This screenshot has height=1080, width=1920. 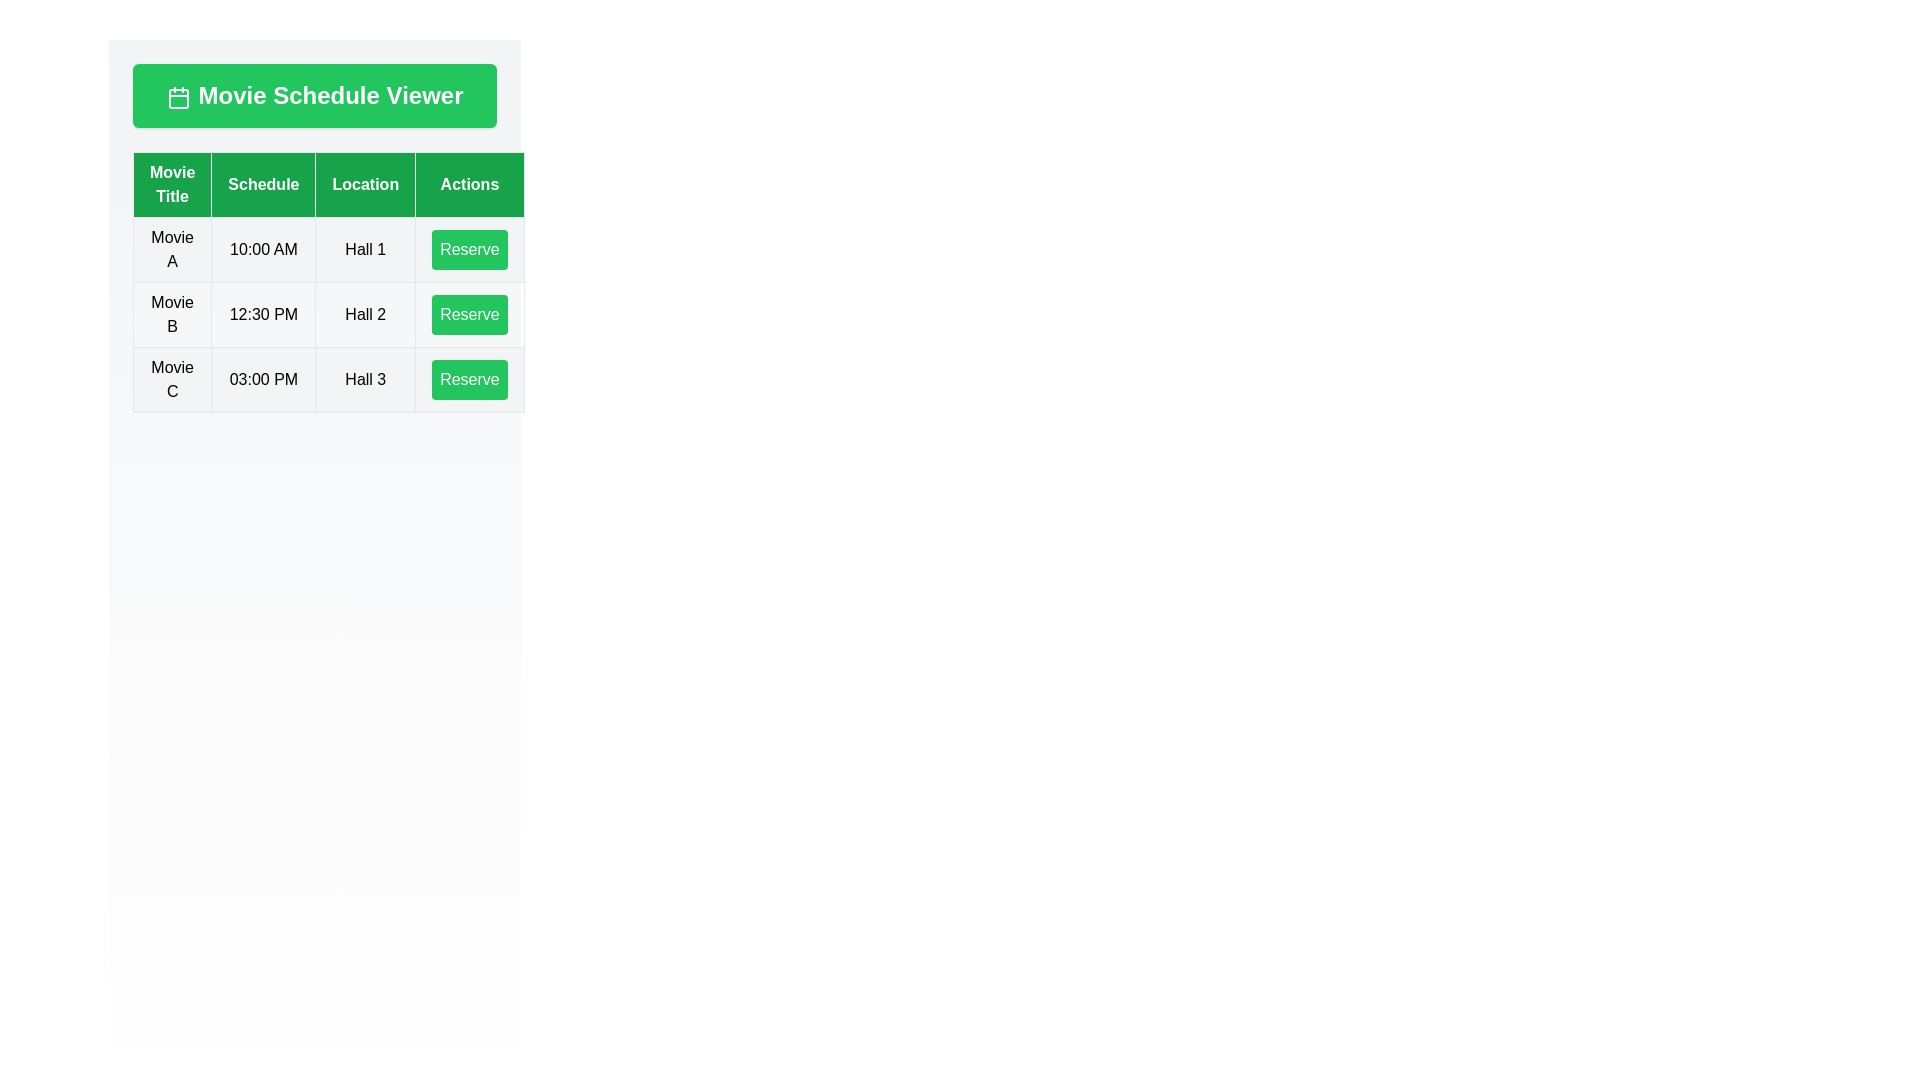 What do you see at coordinates (469, 249) in the screenshot?
I see `the reservation button for Movie A` at bounding box center [469, 249].